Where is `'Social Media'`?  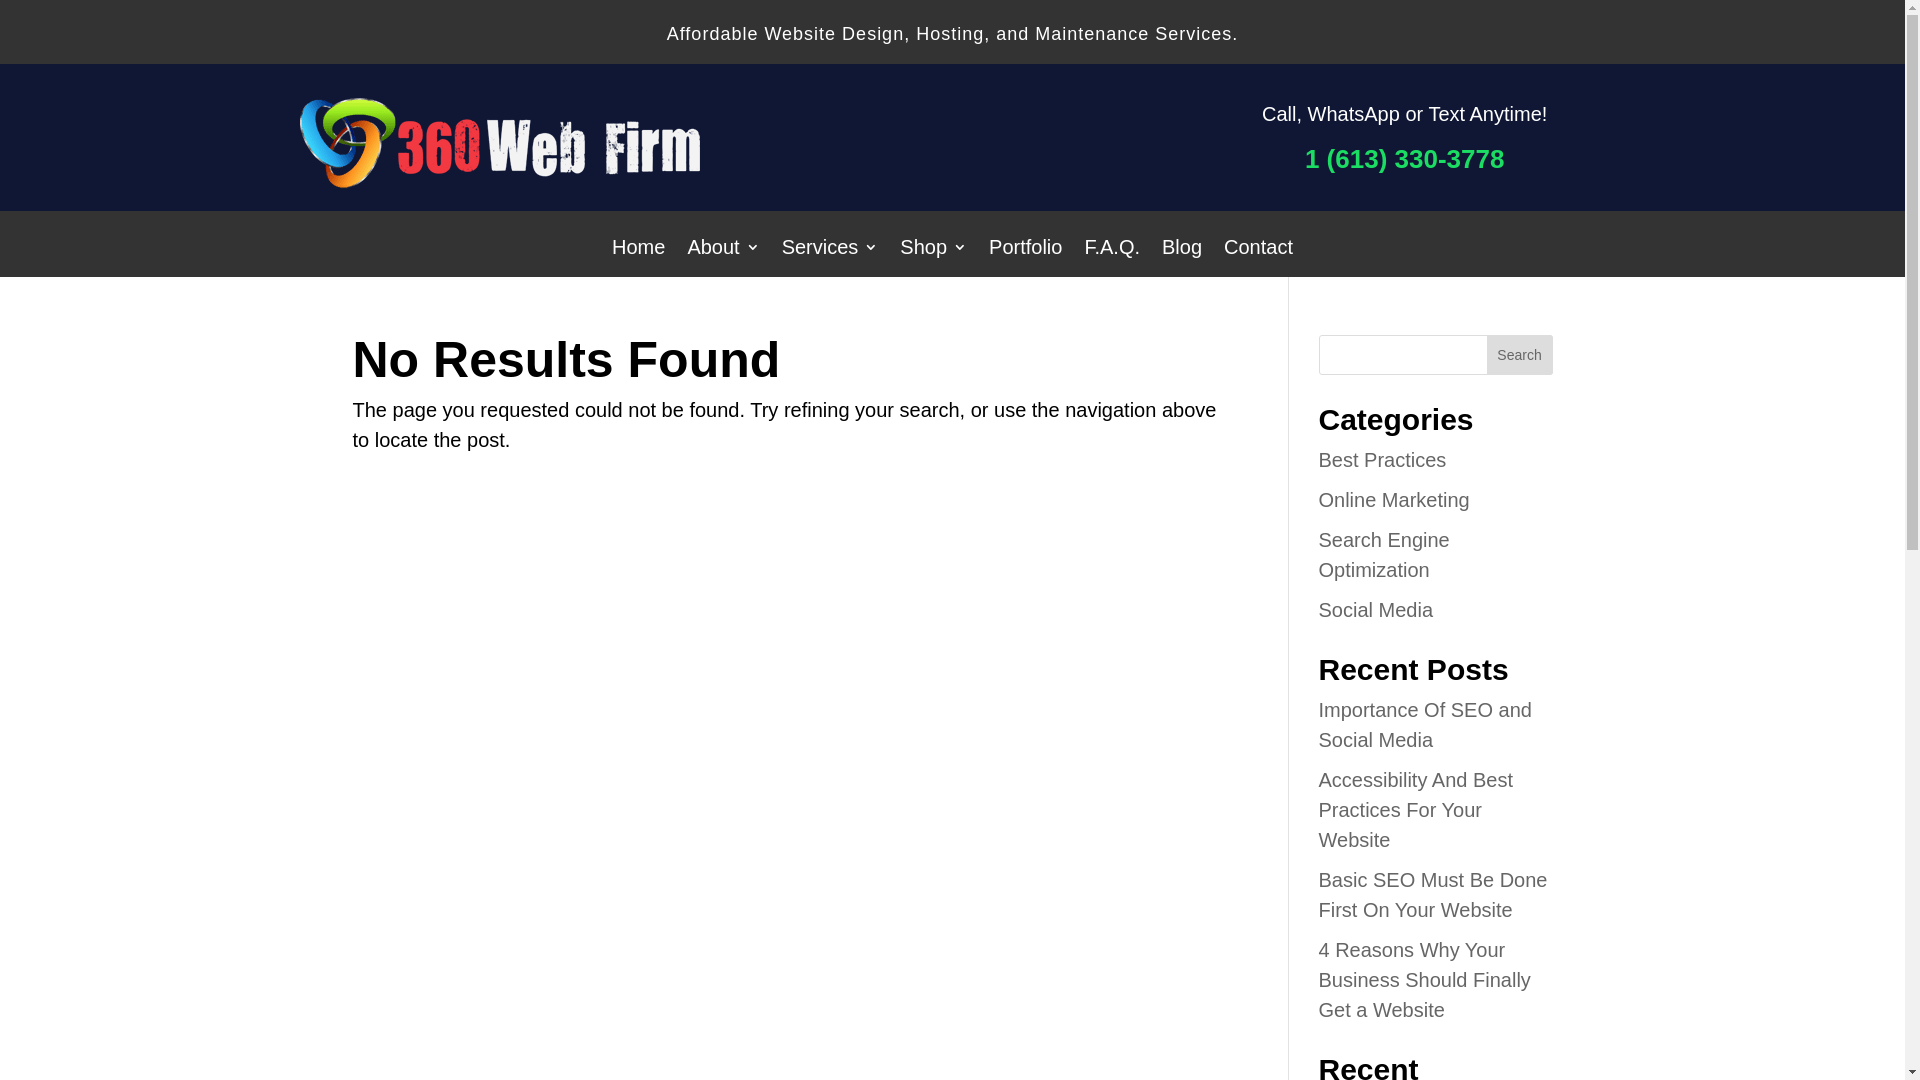
'Social Media' is located at coordinates (1374, 608).